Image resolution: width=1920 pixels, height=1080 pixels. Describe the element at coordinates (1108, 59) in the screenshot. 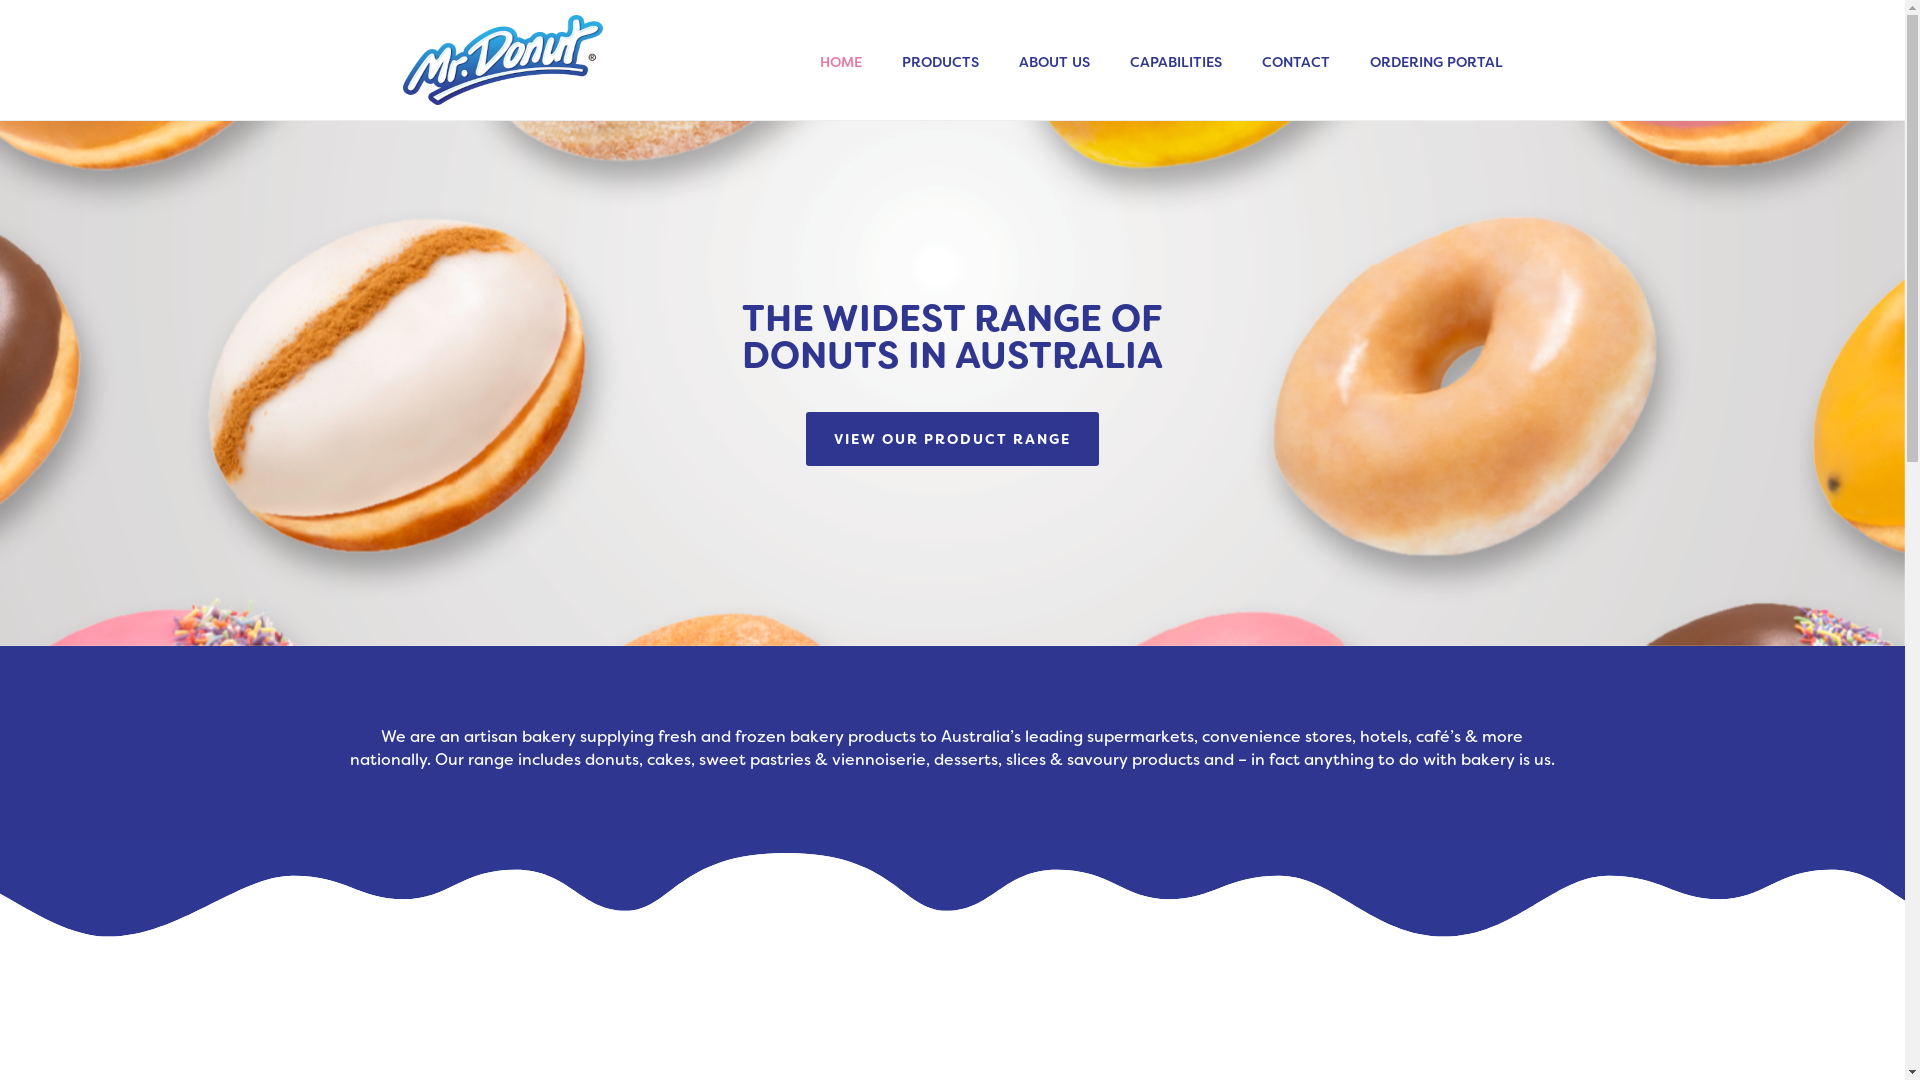

I see `'CAPABILITIES'` at that location.